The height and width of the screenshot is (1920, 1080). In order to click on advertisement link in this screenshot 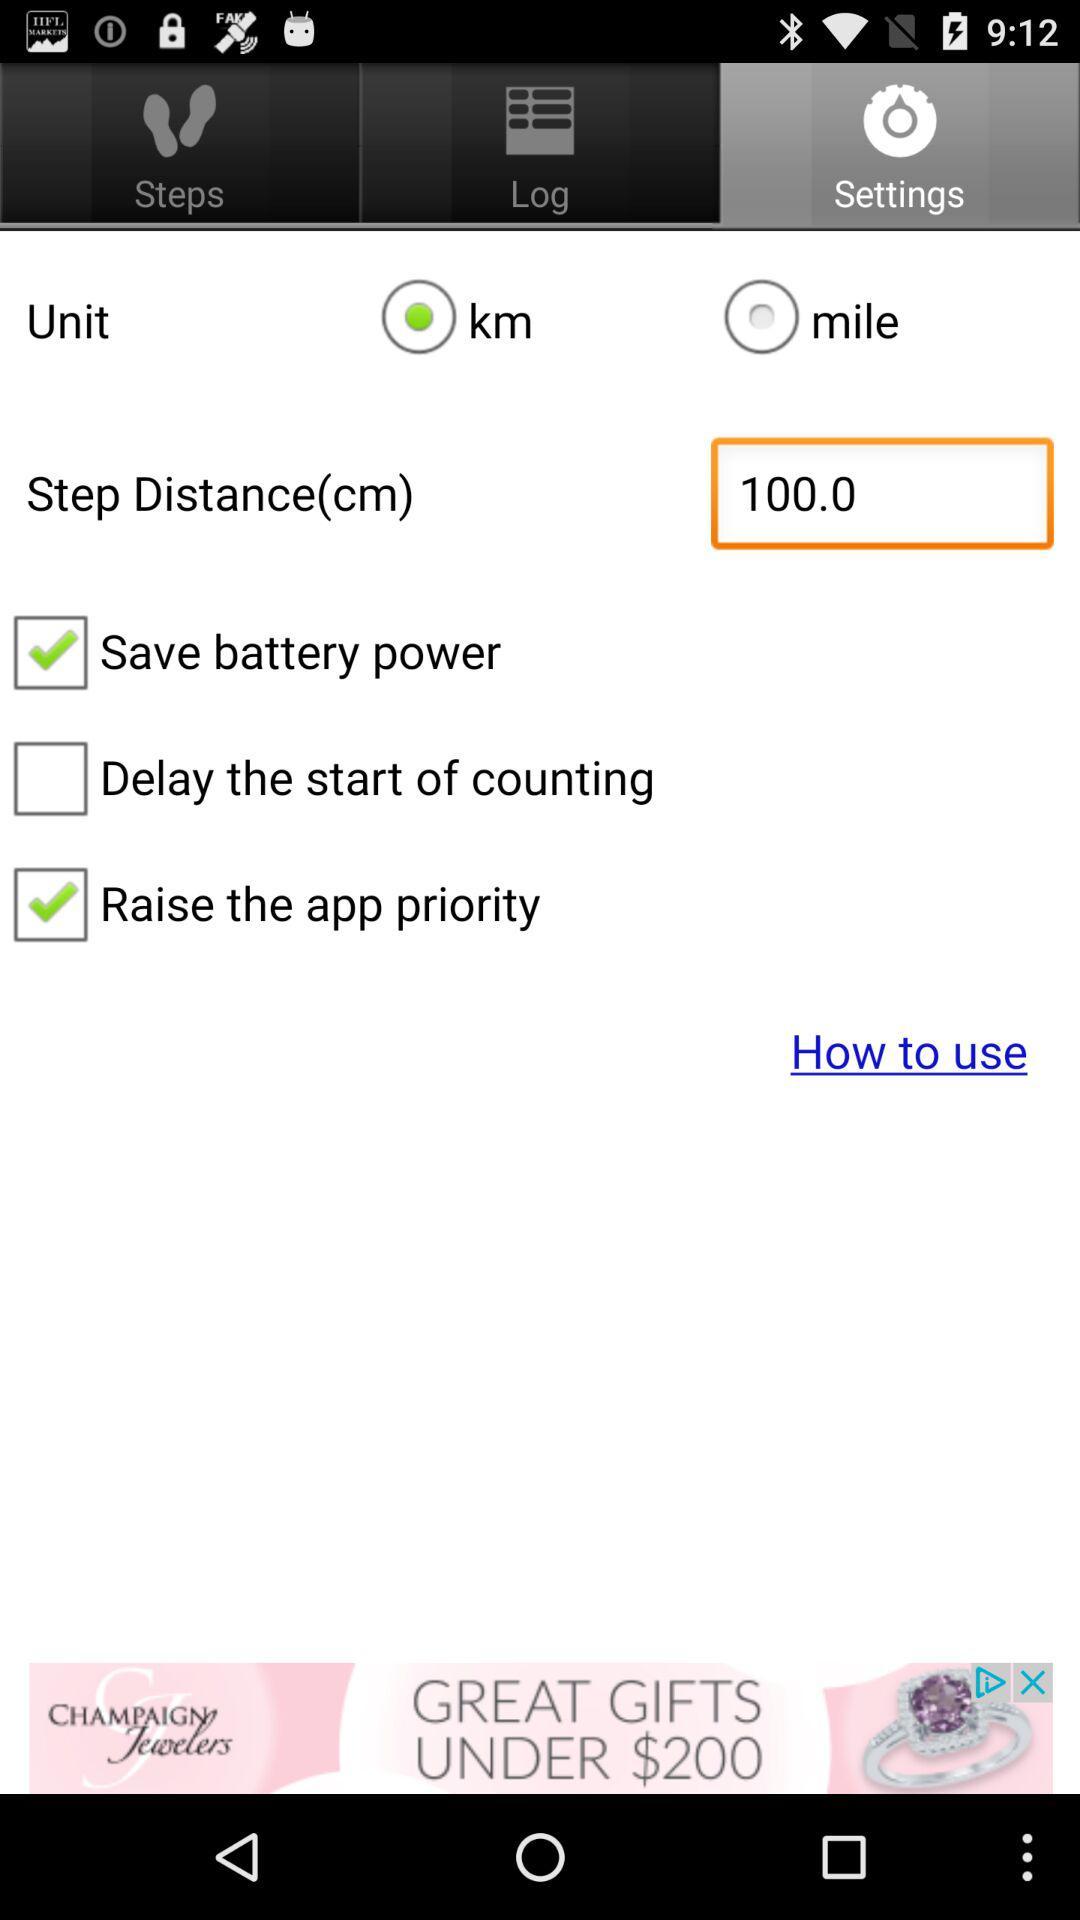, I will do `click(540, 1727)`.